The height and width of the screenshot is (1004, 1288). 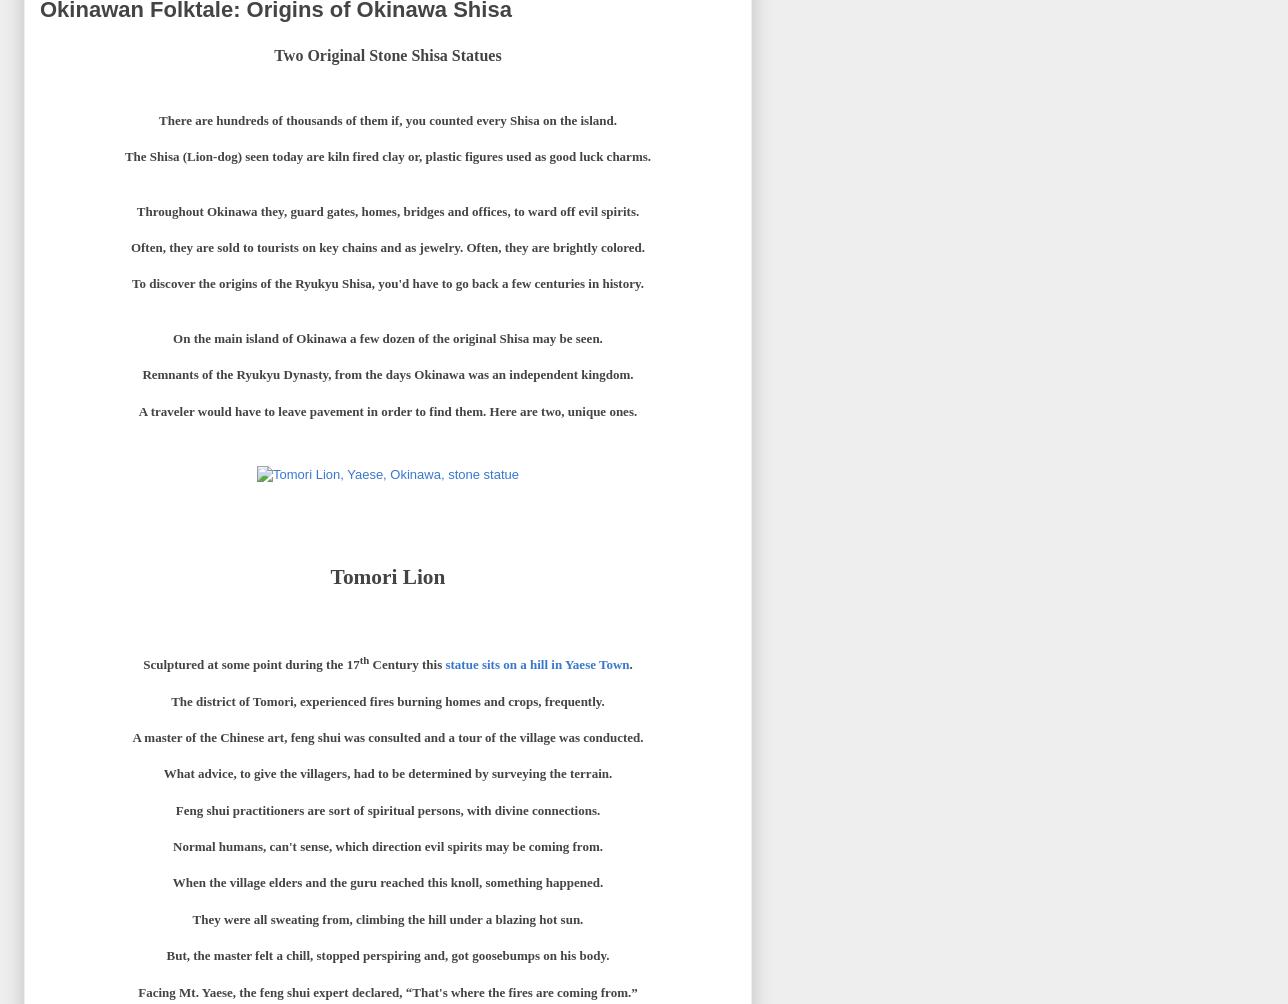 I want to click on 'Tomori Lion', so click(x=329, y=576).